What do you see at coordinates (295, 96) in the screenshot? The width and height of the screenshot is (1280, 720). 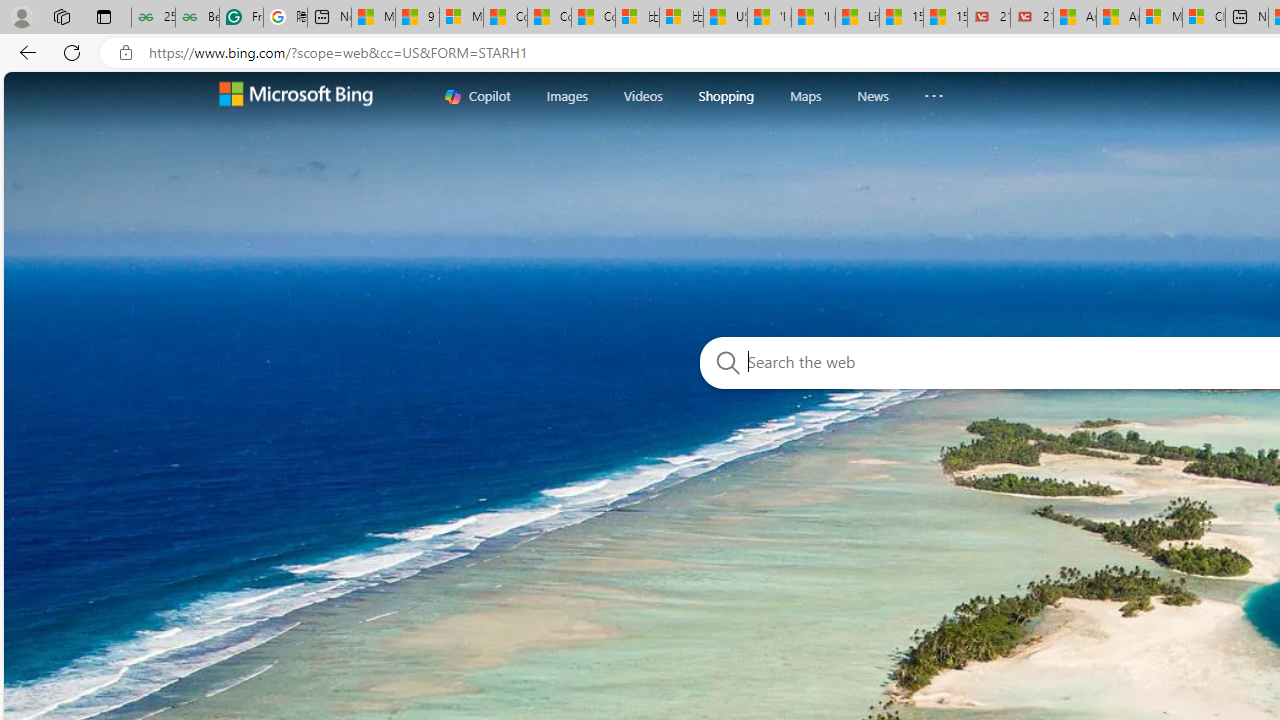 I see `'Welcome to Bing Search'` at bounding box center [295, 96].